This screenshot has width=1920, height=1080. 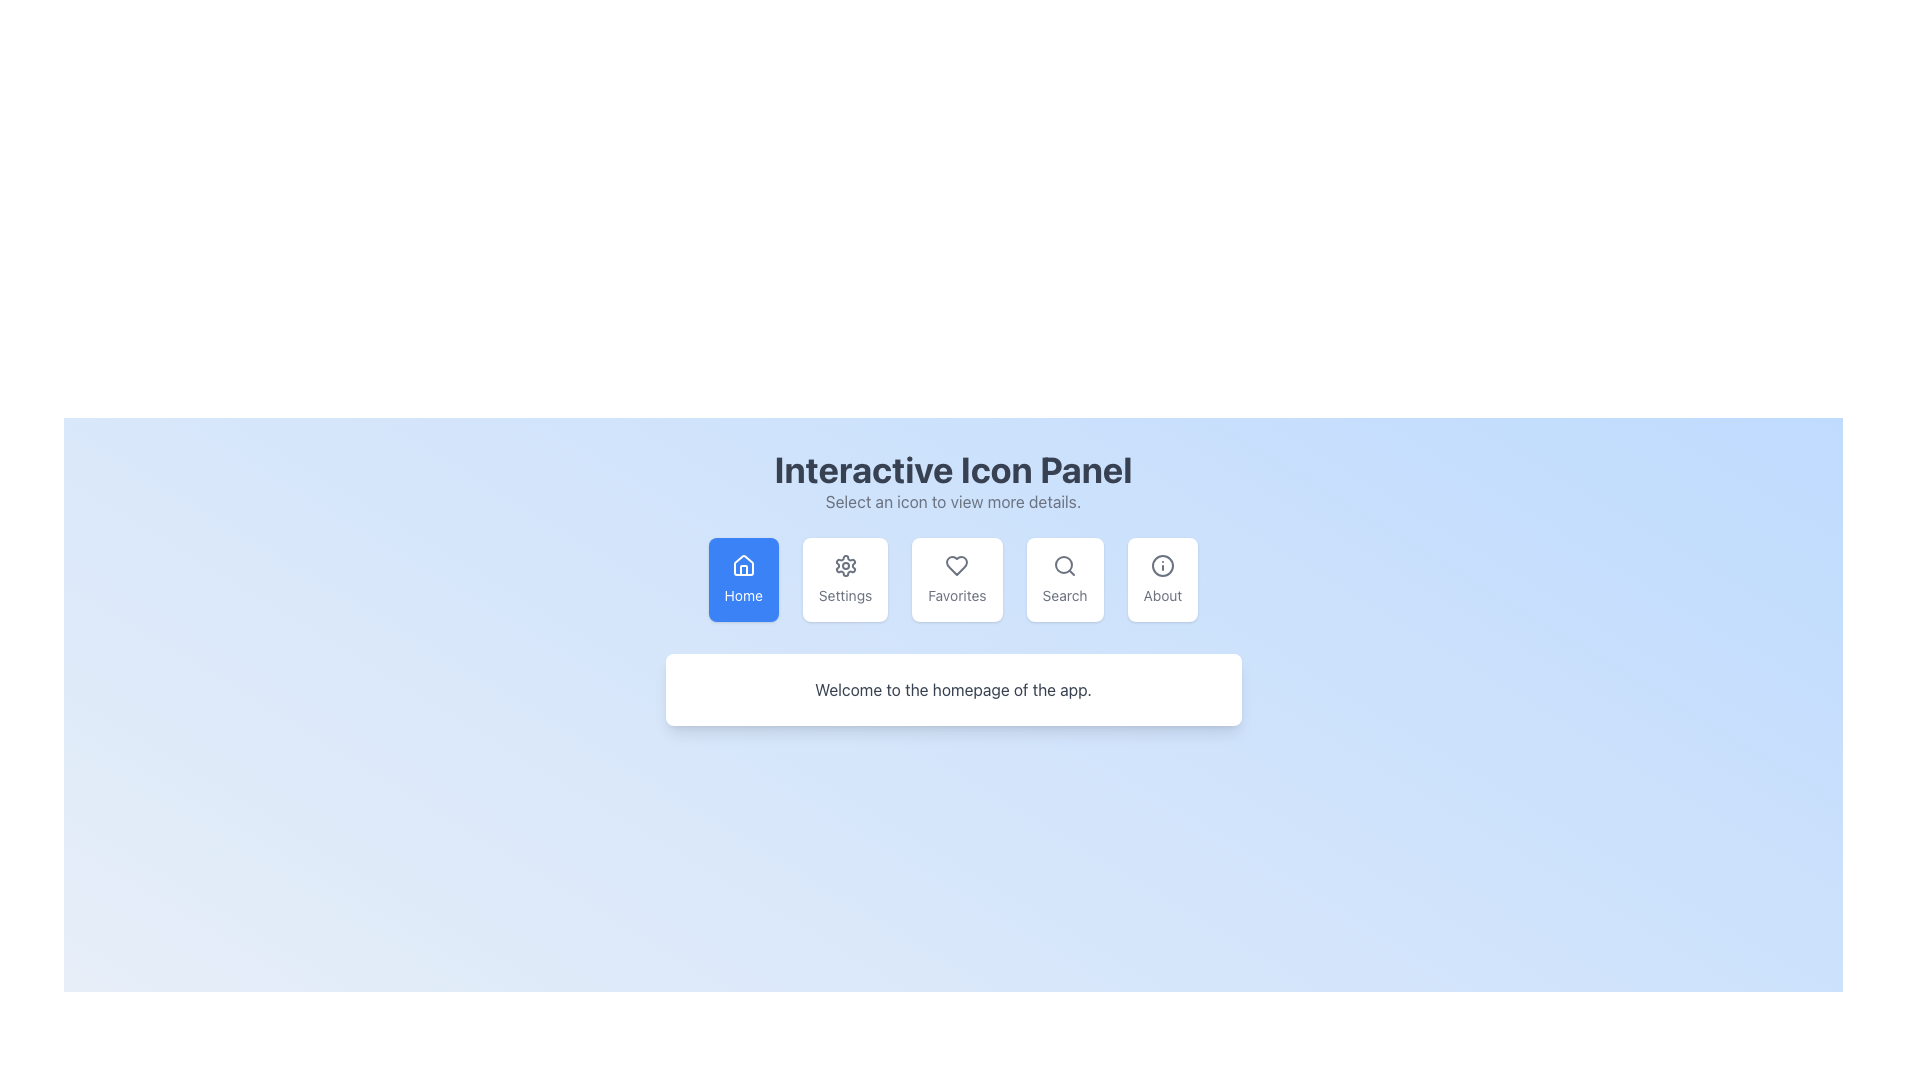 I want to click on the circular magnifying glass icon representing the search feature, located in the 'Search' button group above the 'Search' label, so click(x=1064, y=566).